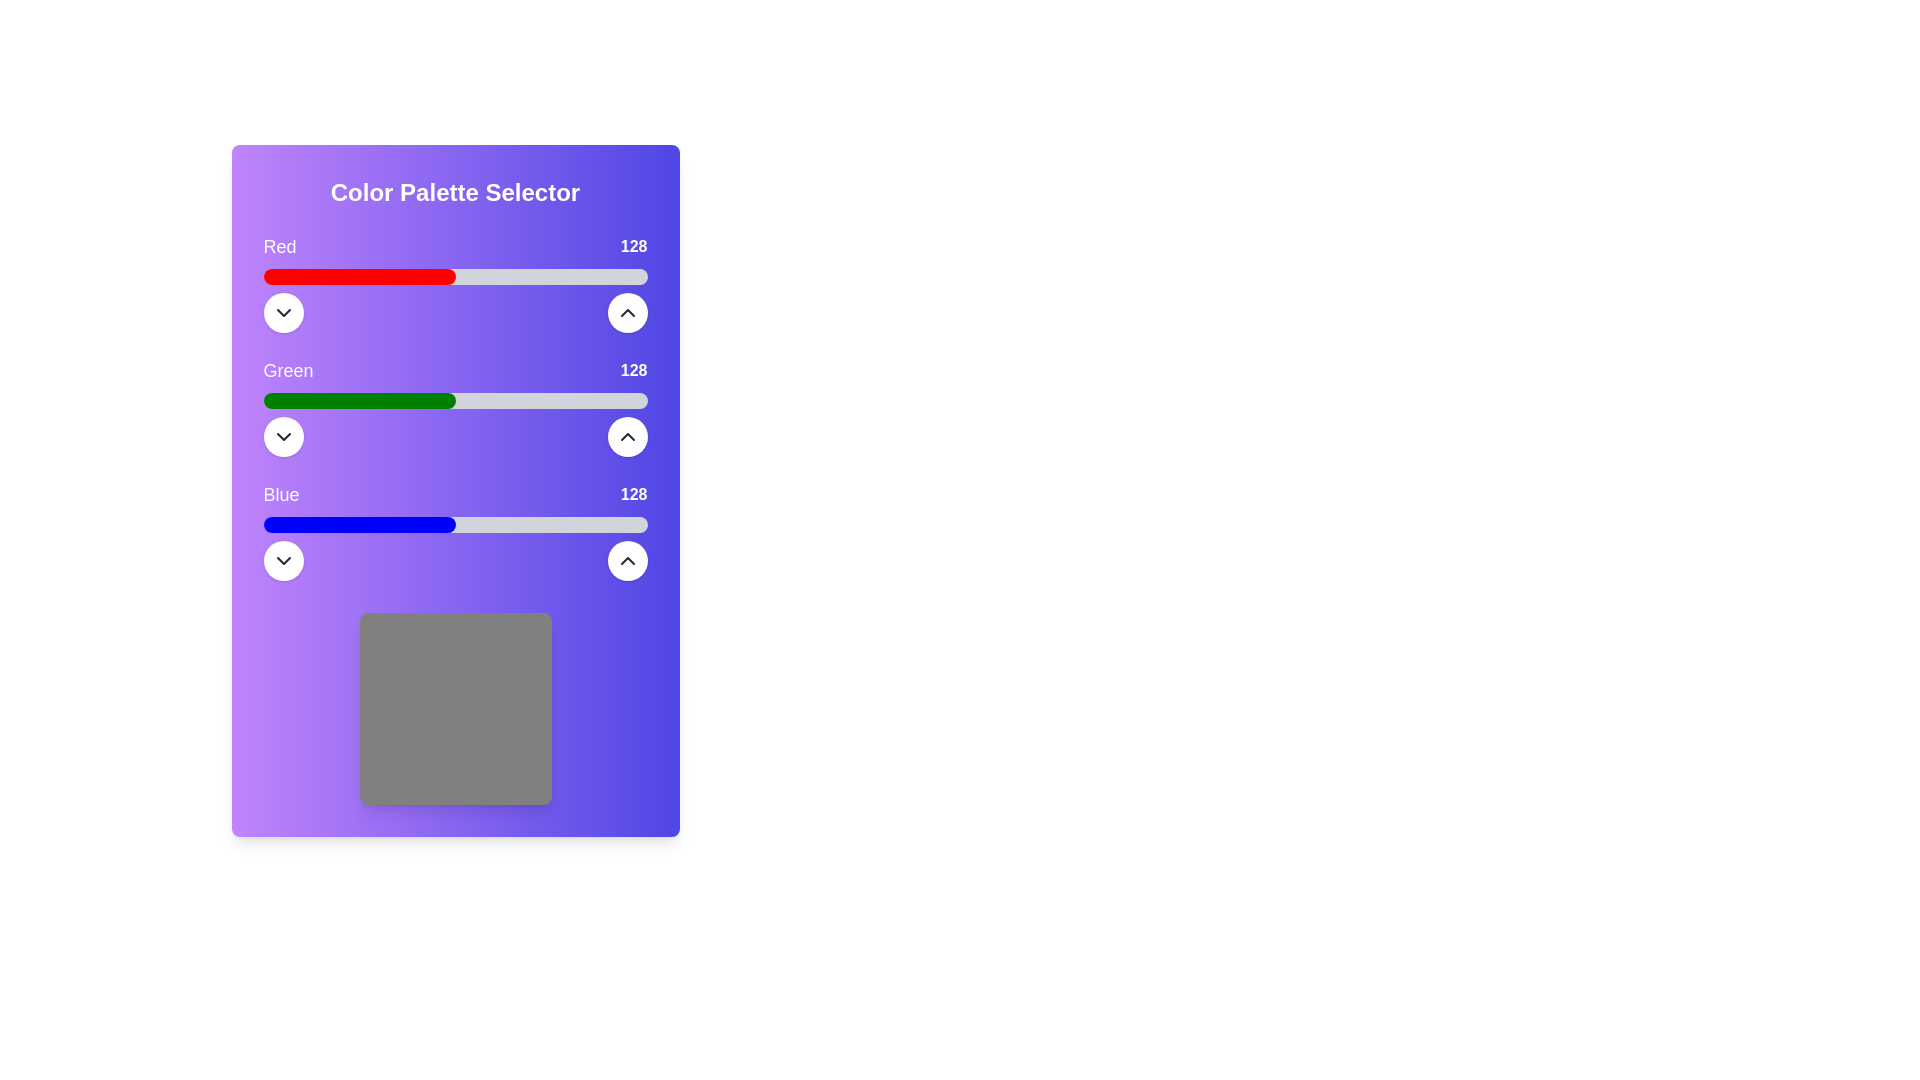  What do you see at coordinates (325, 401) in the screenshot?
I see `the green color intensity` at bounding box center [325, 401].